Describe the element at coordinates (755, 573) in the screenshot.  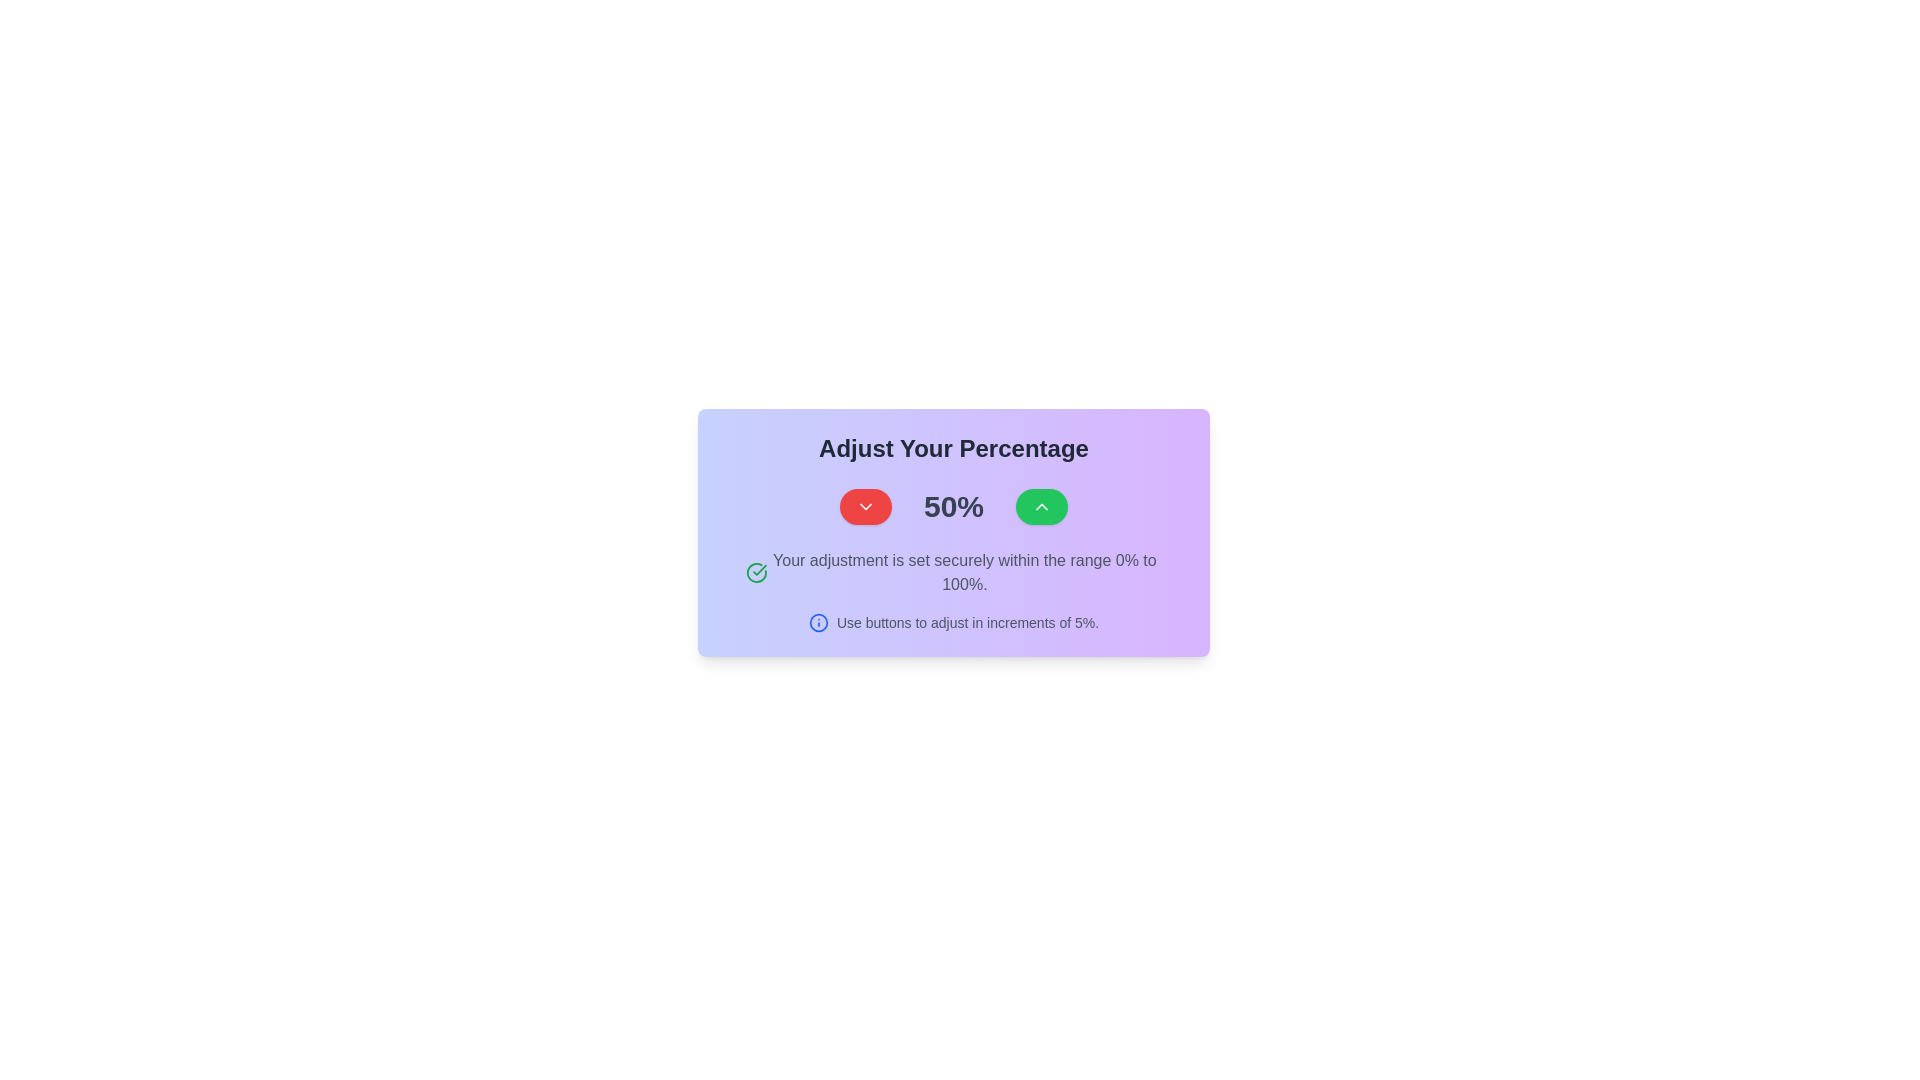
I see `the circular green icon with a checkmark, which indicates confirmation, located to the left of the text 'Your adjustment is set securely within the range 0% to 100%'` at that location.